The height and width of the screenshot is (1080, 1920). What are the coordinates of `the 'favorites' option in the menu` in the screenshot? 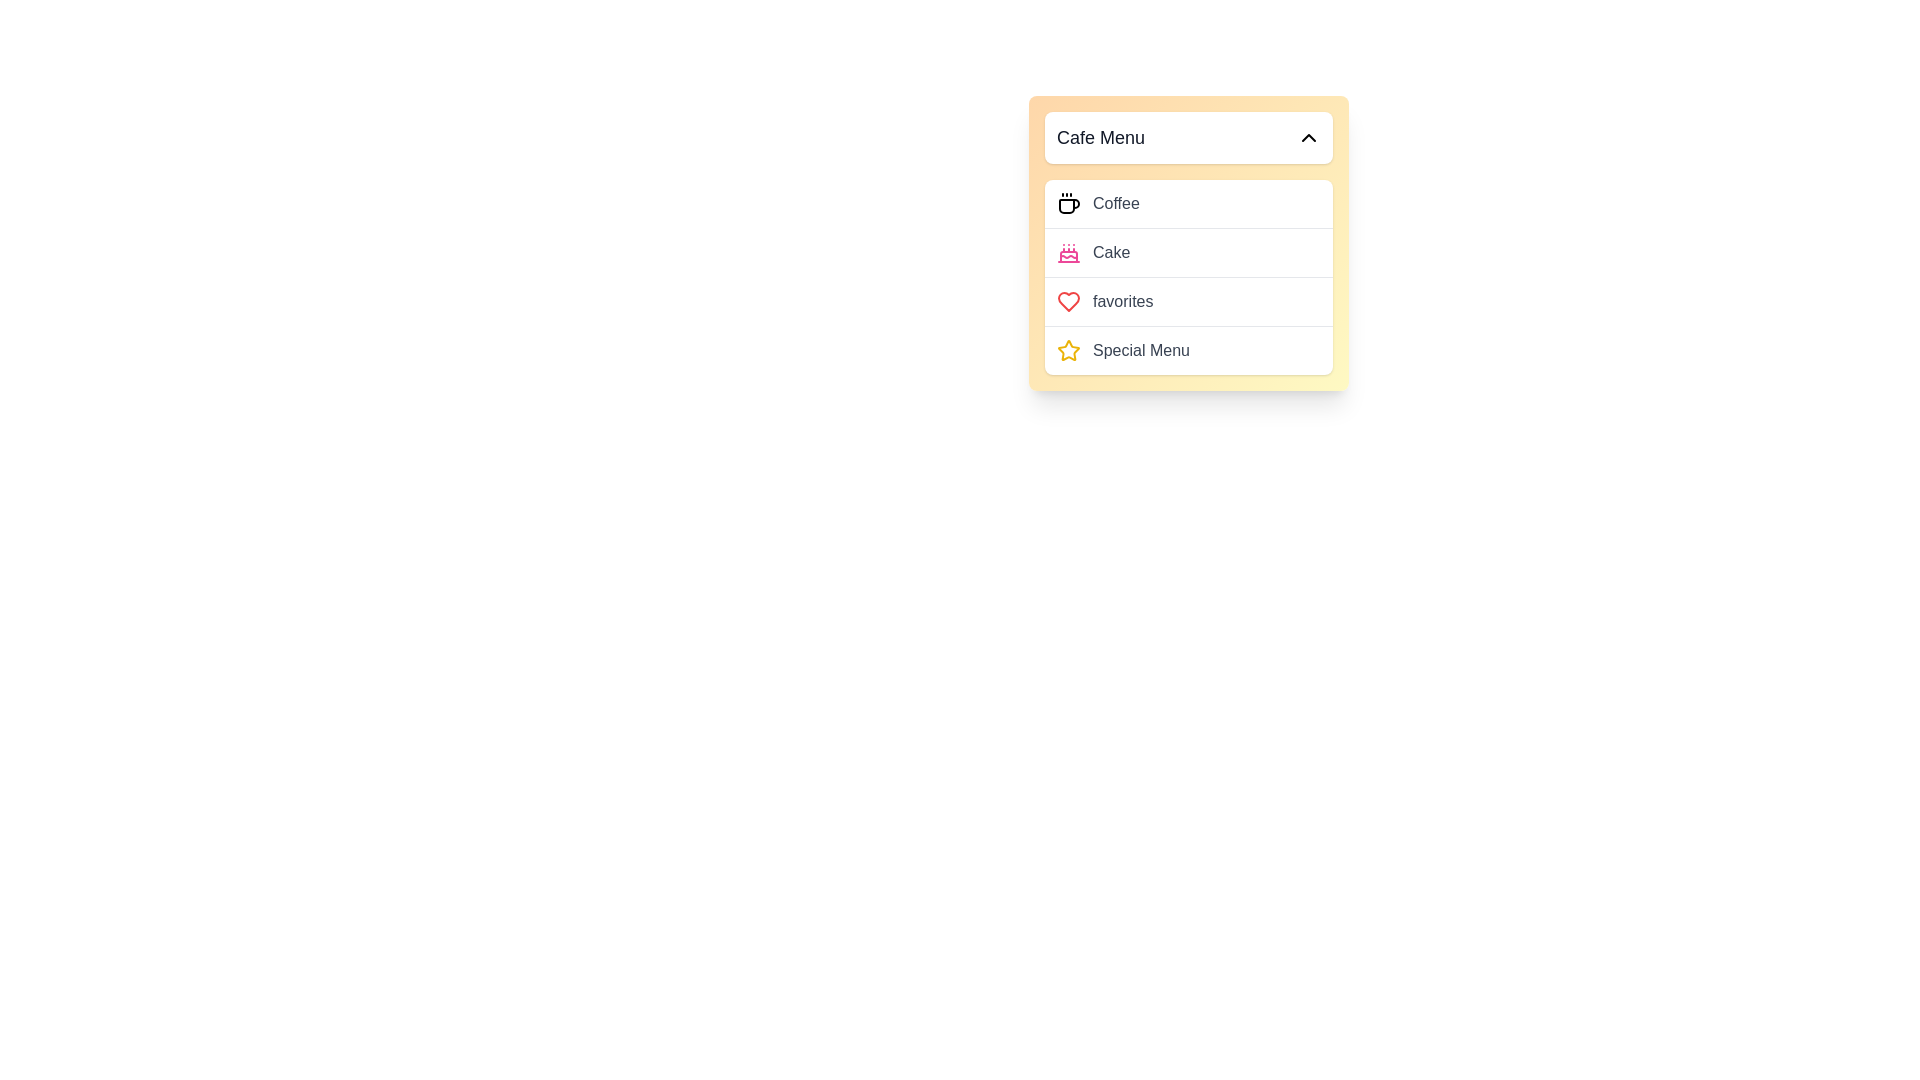 It's located at (1189, 277).